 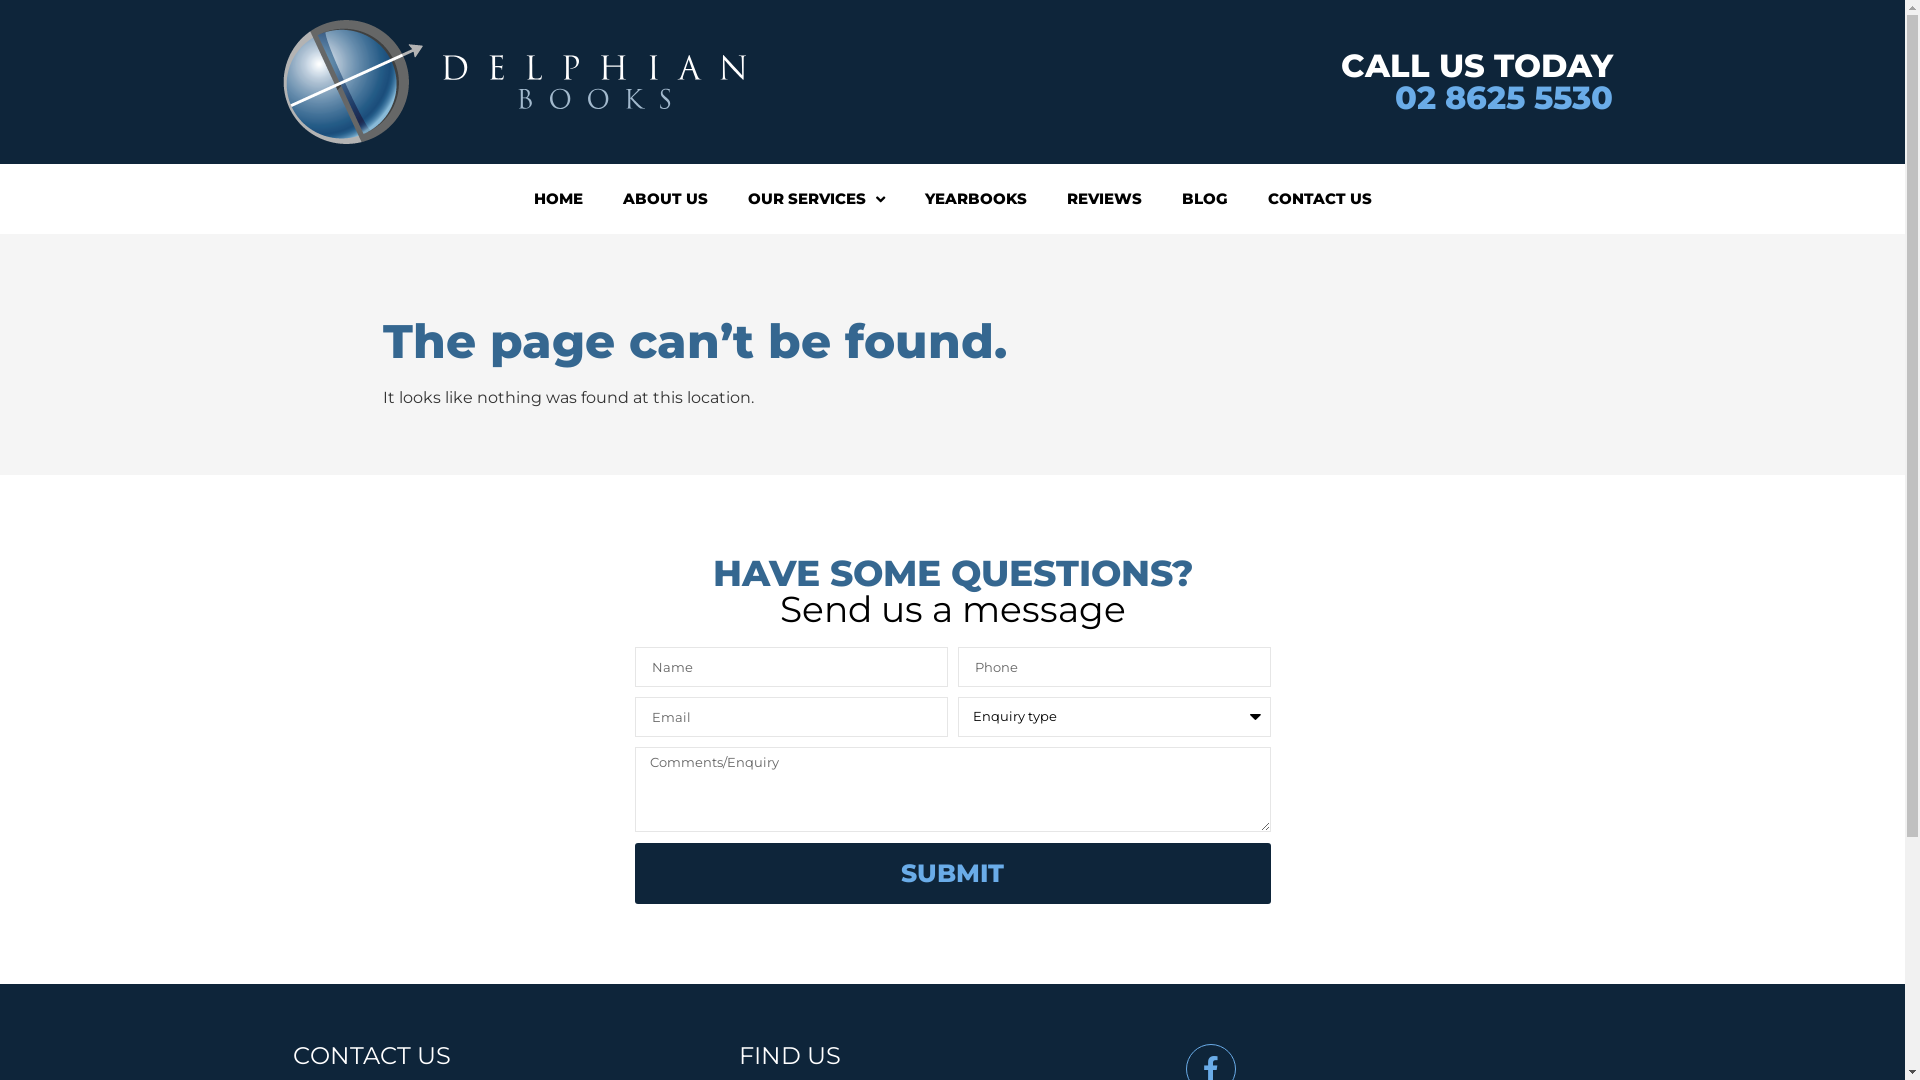 What do you see at coordinates (1203, 199) in the screenshot?
I see `'BLOG'` at bounding box center [1203, 199].